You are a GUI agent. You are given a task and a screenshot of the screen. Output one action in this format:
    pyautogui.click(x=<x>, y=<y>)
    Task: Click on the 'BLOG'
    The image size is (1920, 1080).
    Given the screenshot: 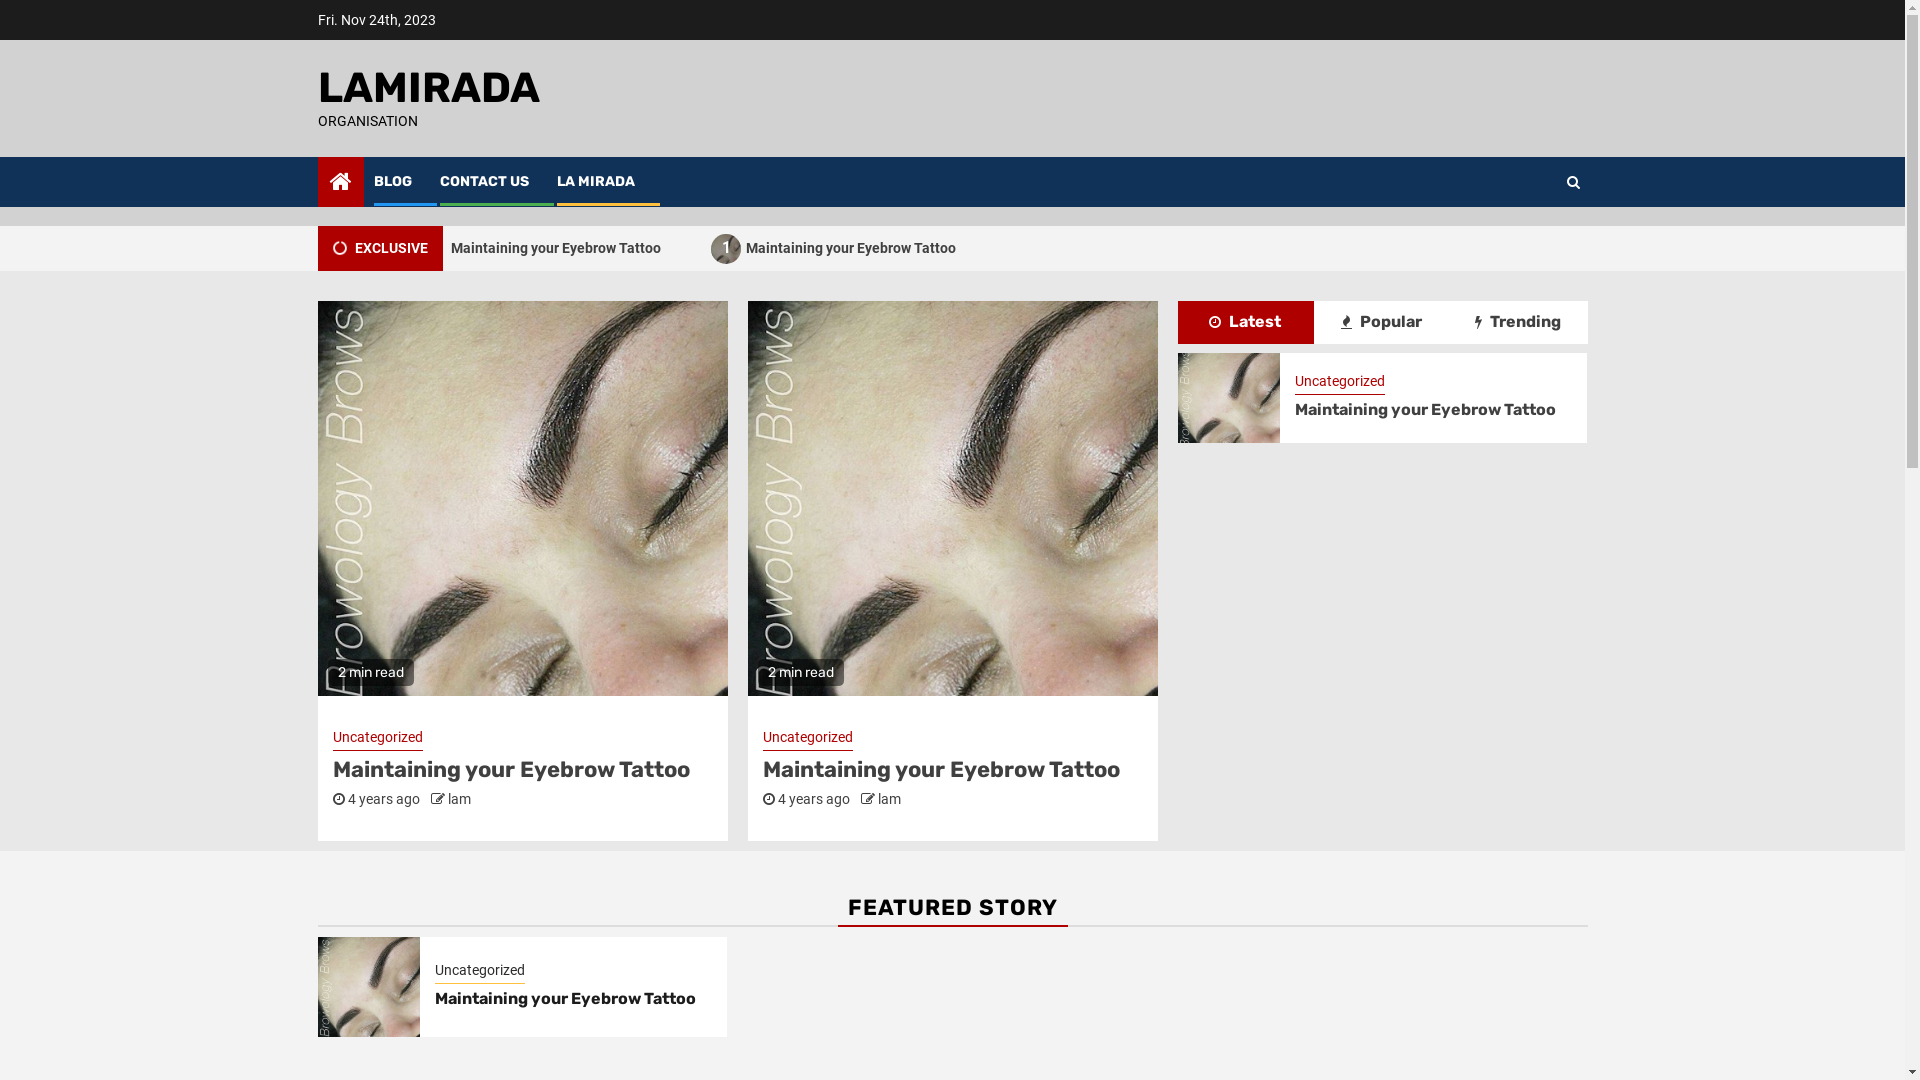 What is the action you would take?
    pyautogui.click(x=374, y=181)
    